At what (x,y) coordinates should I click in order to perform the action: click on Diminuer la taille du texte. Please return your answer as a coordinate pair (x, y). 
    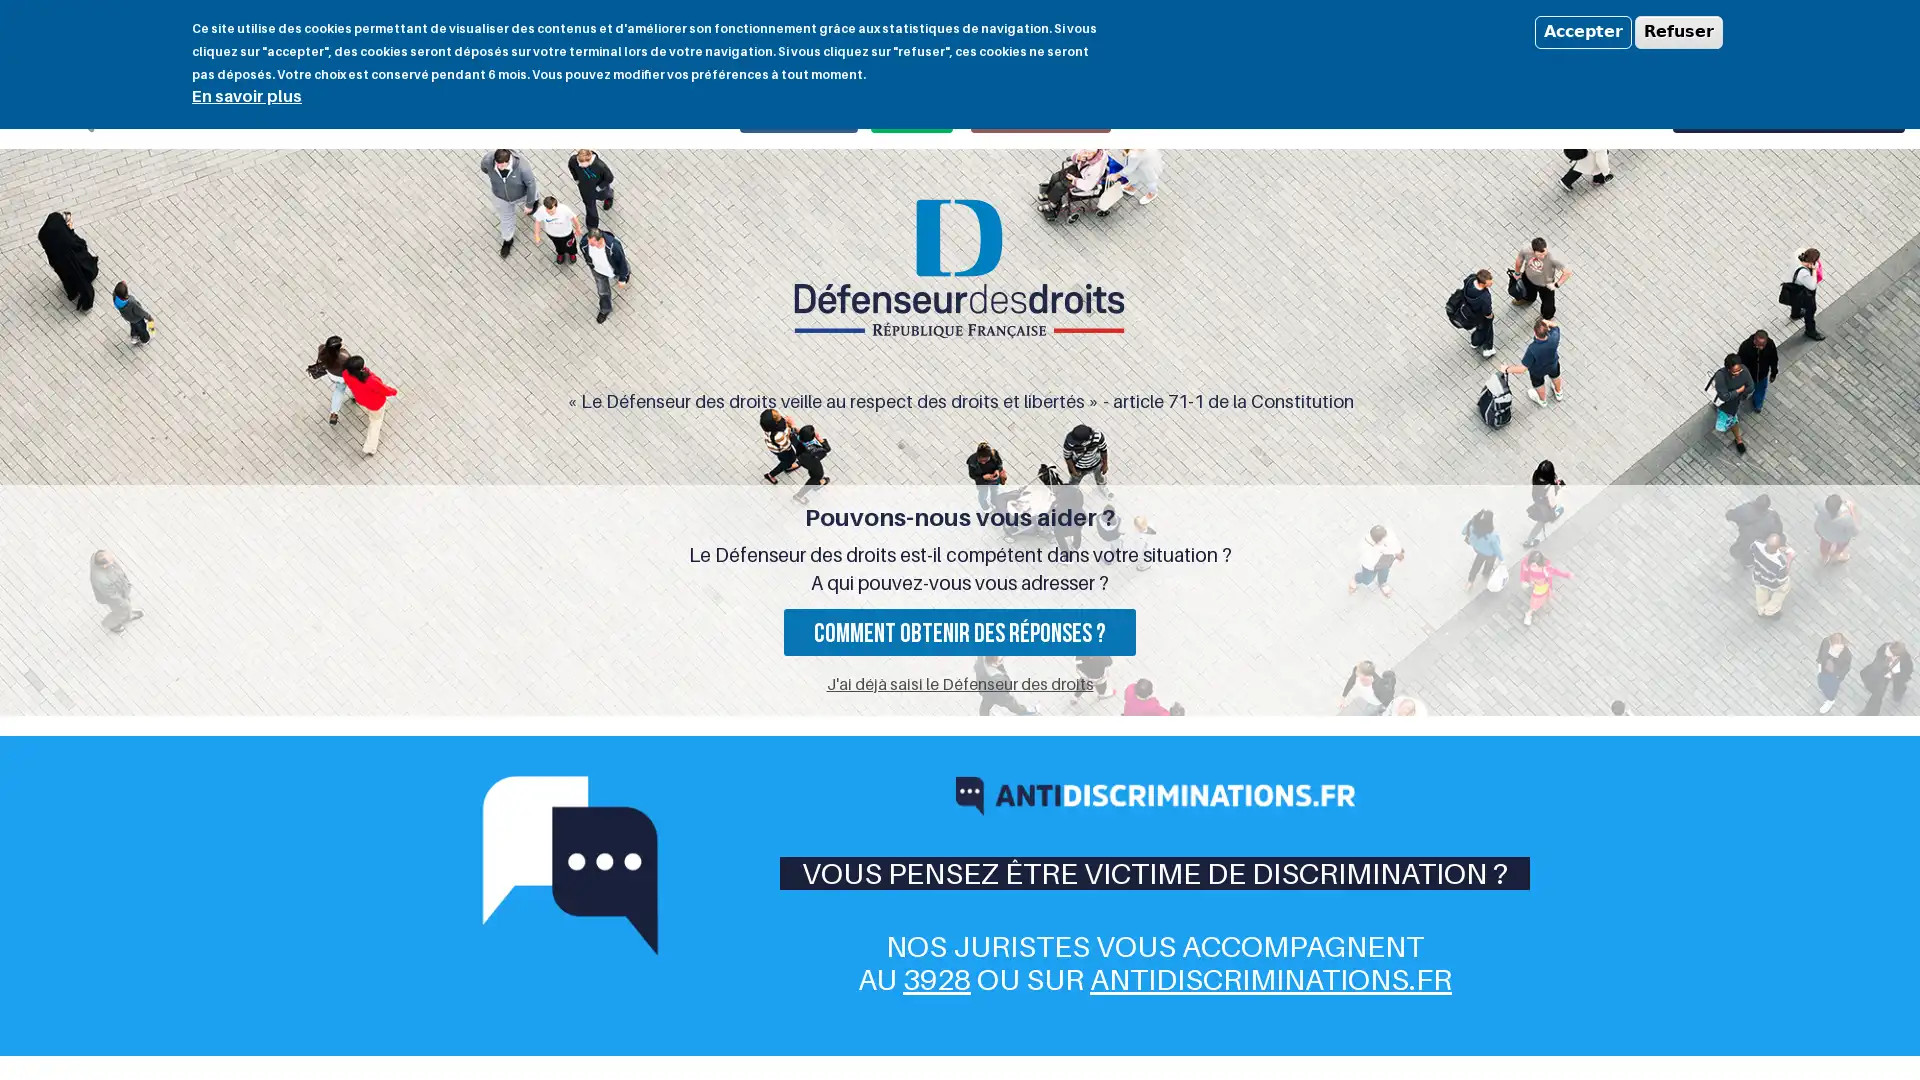
    Looking at the image, I should click on (1651, 31).